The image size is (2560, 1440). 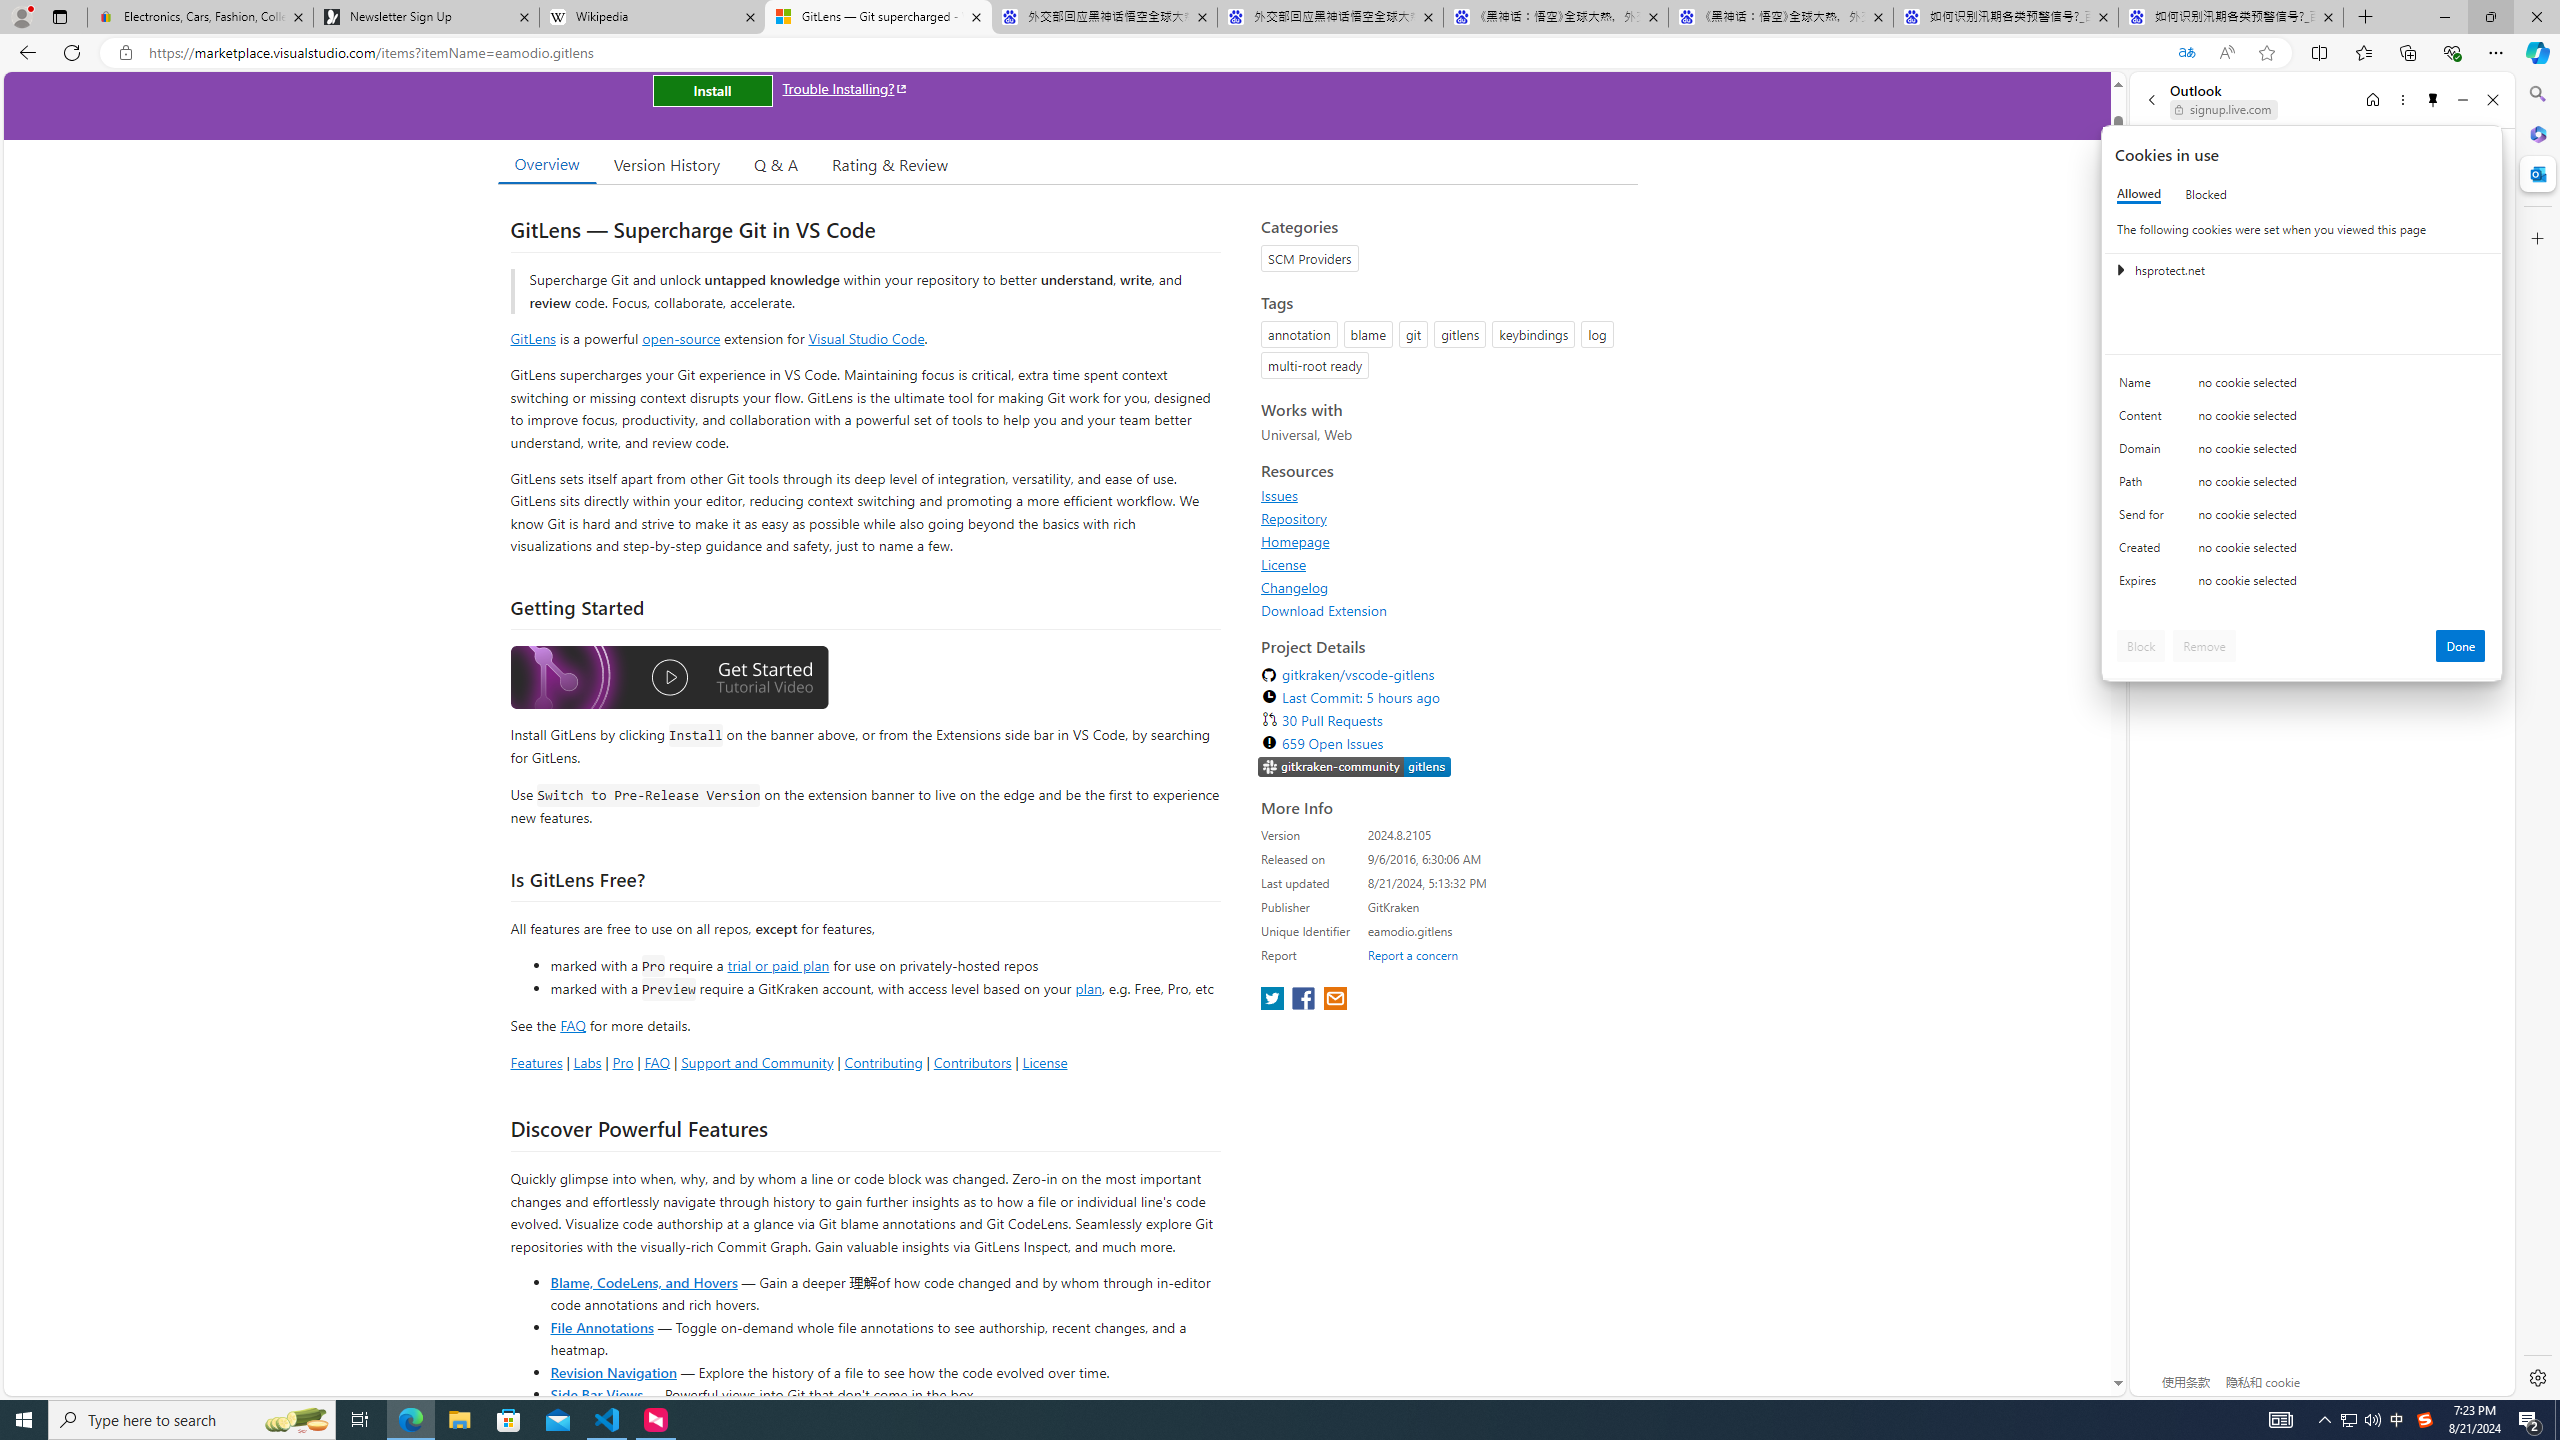 I want to click on 'Remove', so click(x=2204, y=646).